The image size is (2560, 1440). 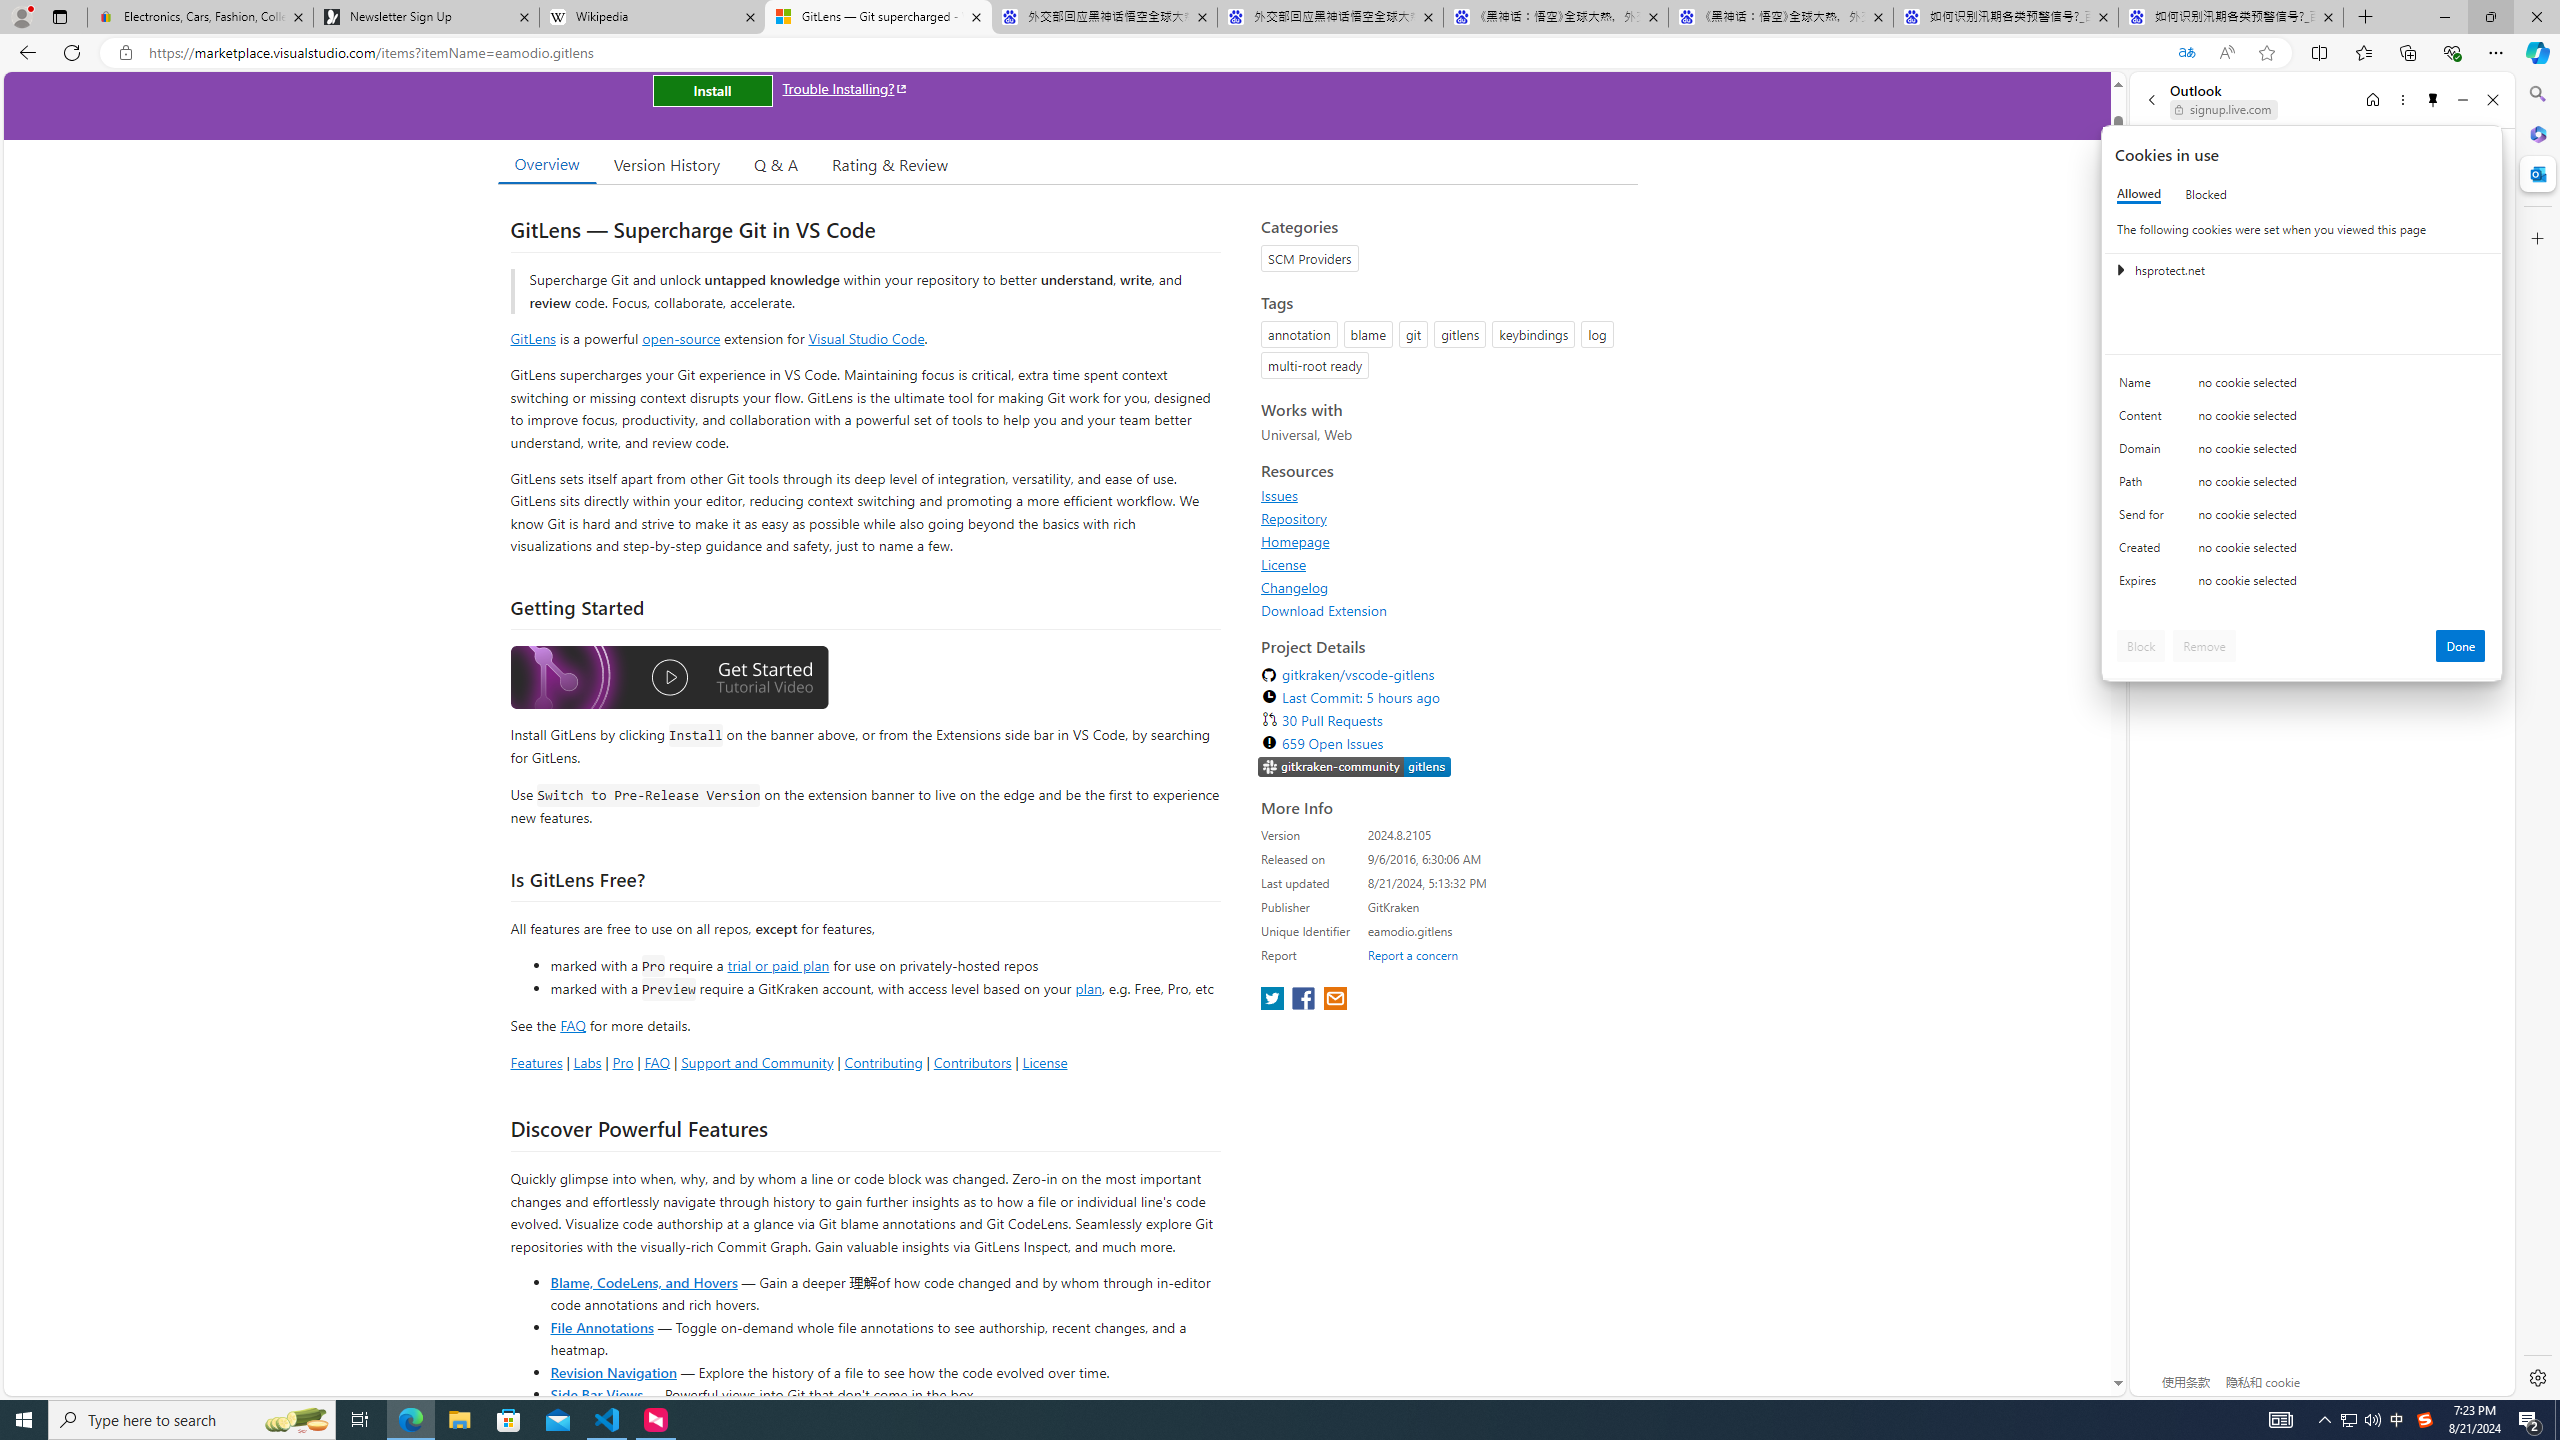 I want to click on 'Remove', so click(x=2204, y=646).